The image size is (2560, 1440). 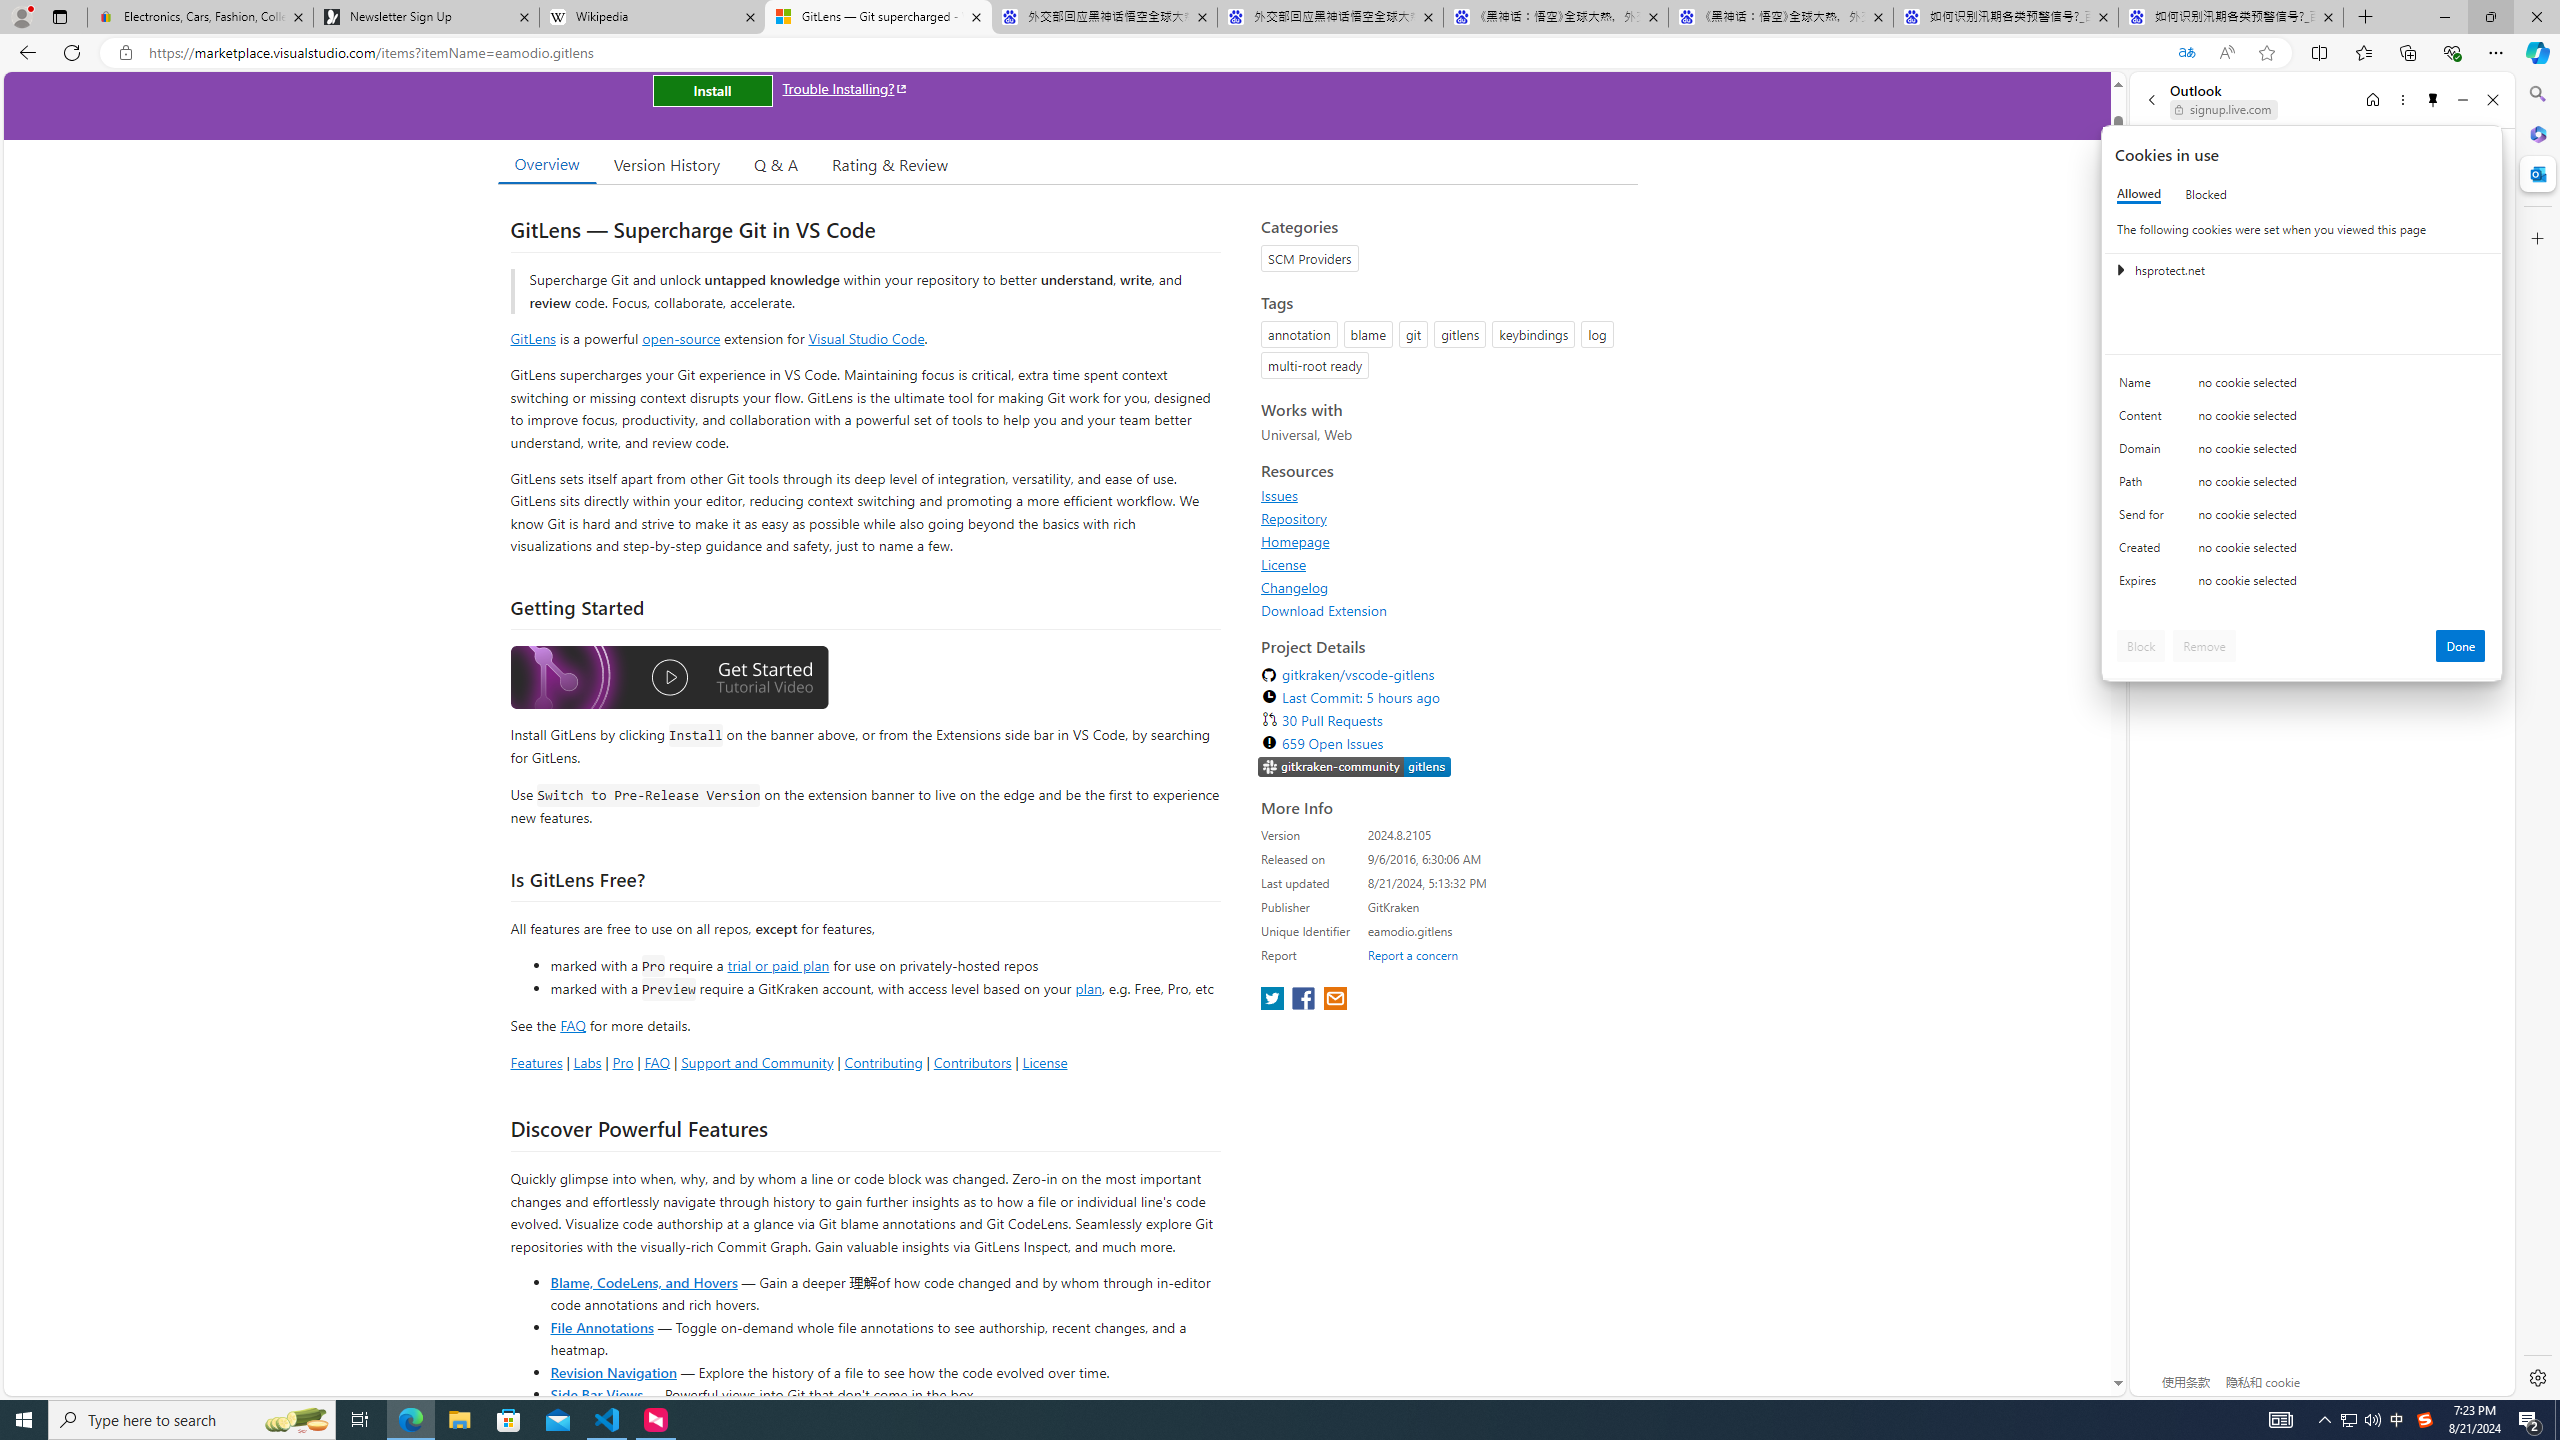 I want to click on 'Remove', so click(x=2204, y=646).